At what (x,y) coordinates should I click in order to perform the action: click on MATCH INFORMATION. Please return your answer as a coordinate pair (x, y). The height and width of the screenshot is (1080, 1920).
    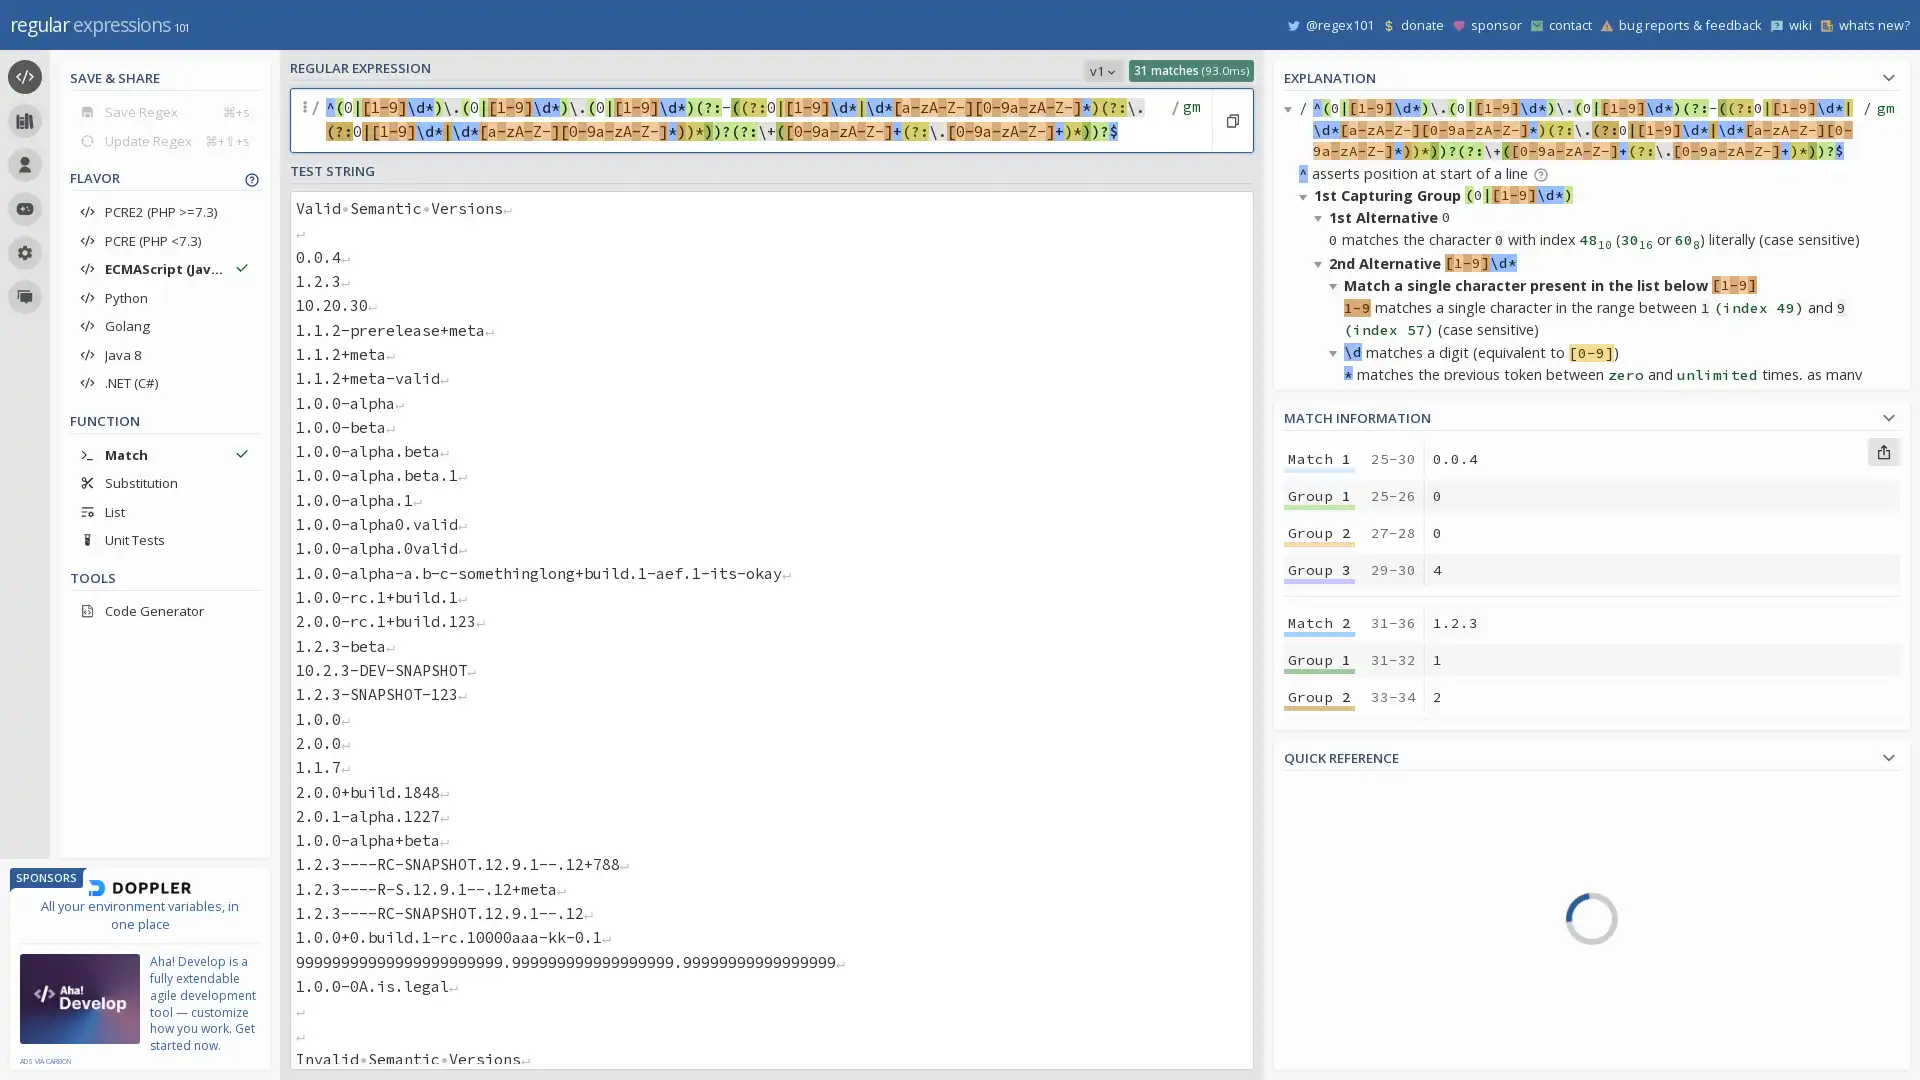
    Looking at the image, I should click on (1591, 414).